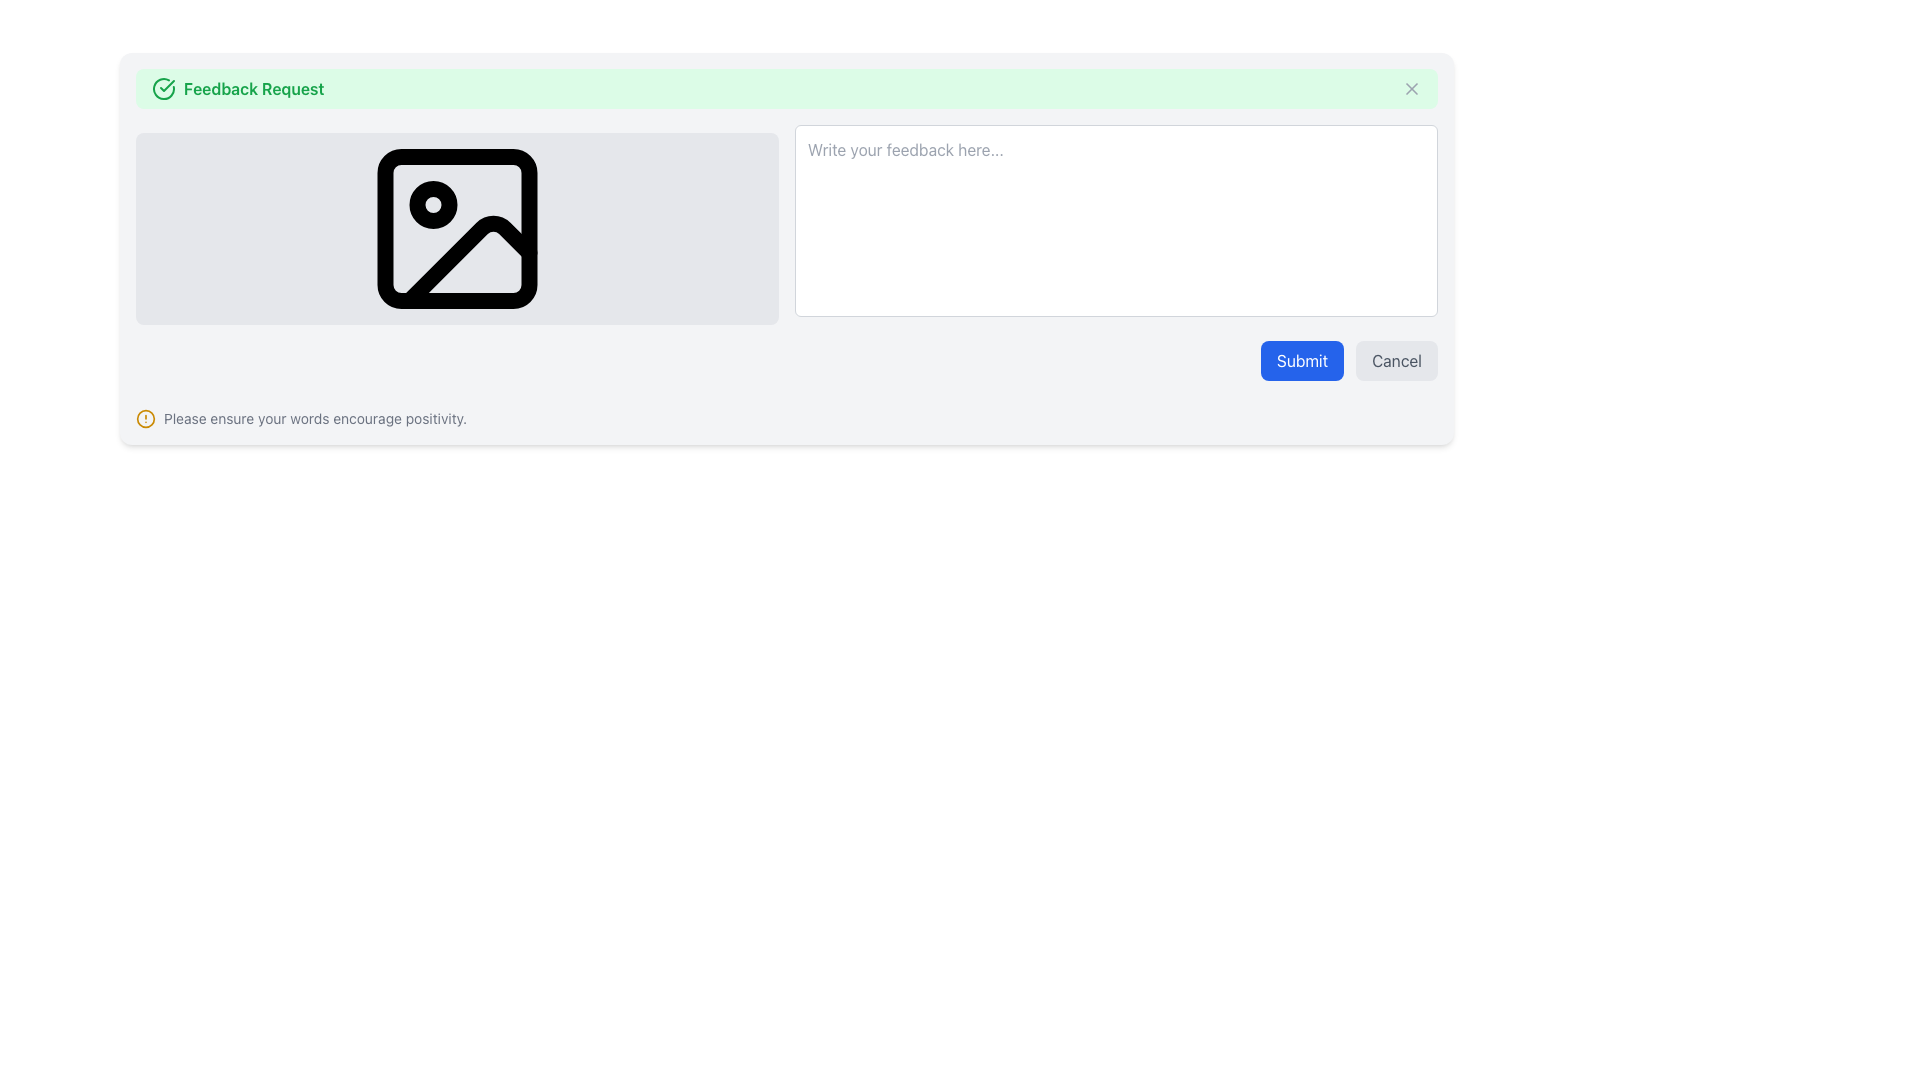  I want to click on the 'Submit' button, which has a blue background and white text, so click(1302, 361).